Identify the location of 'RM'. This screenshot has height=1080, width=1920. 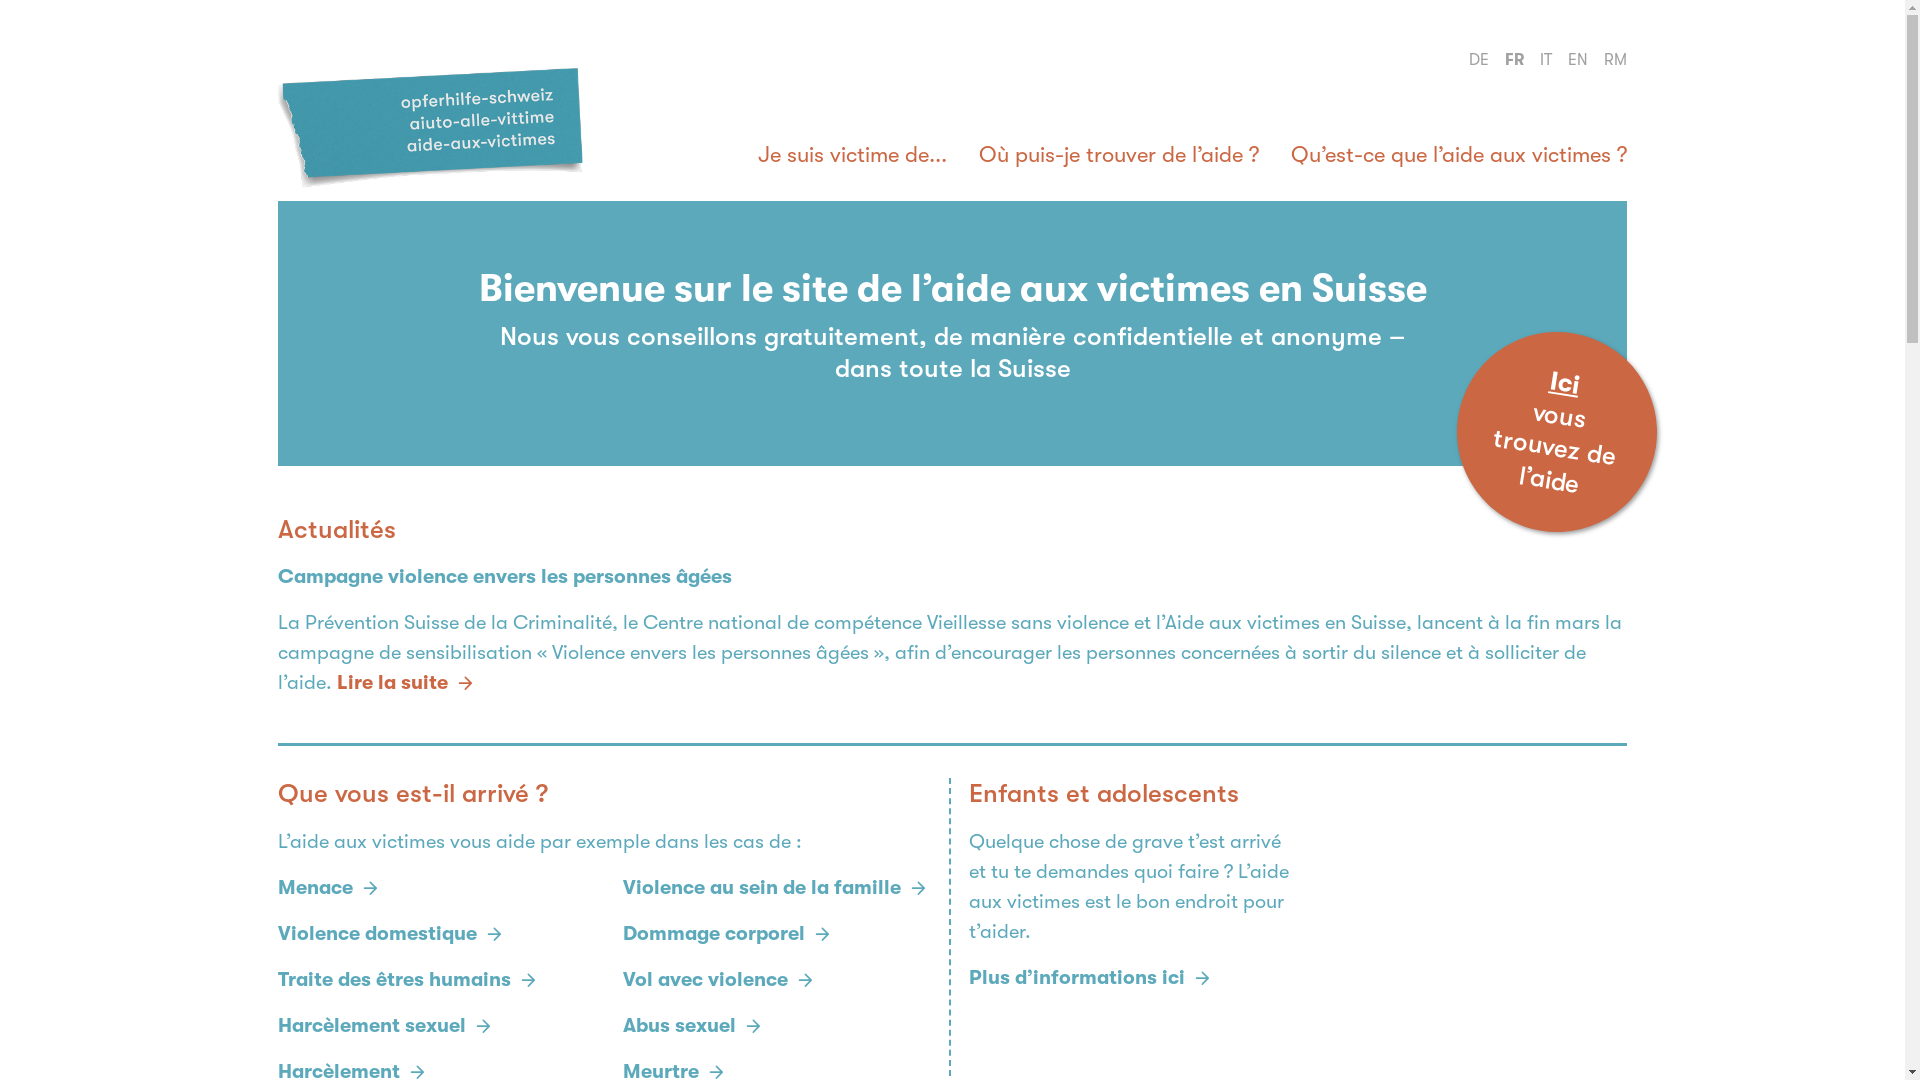
(1615, 59).